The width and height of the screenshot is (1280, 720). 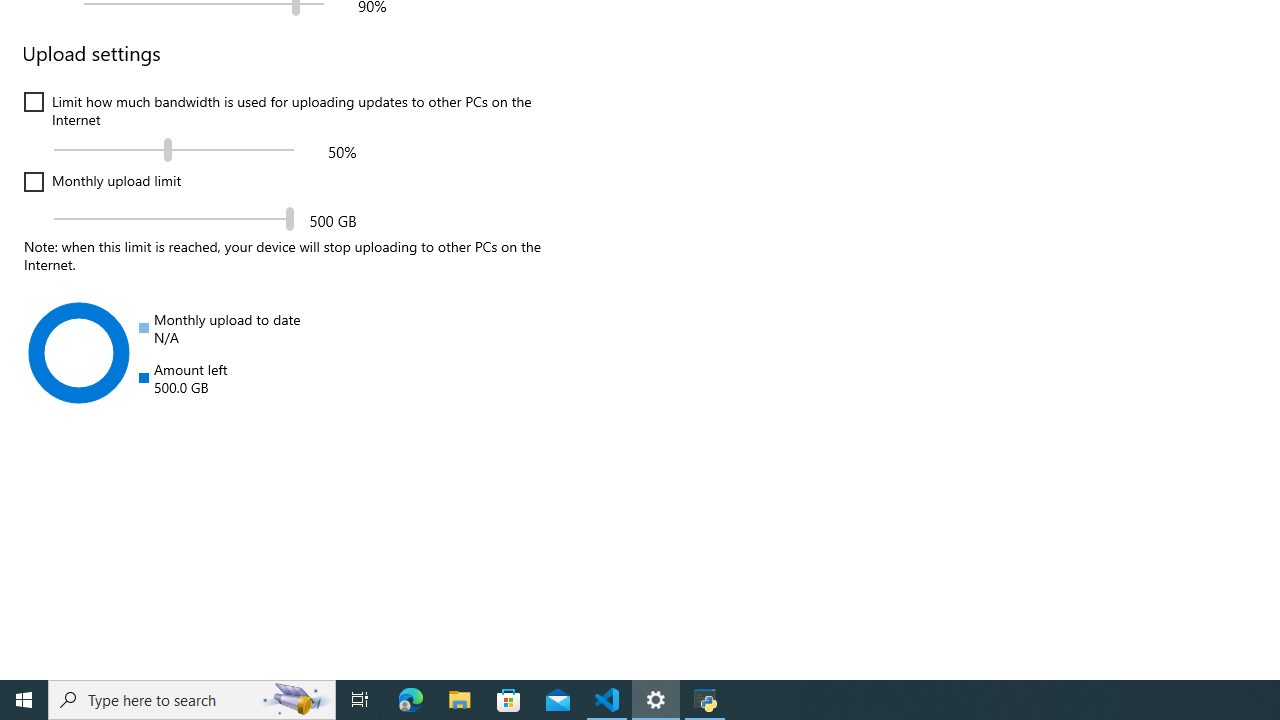 I want to click on 'Type here to search', so click(x=192, y=698).